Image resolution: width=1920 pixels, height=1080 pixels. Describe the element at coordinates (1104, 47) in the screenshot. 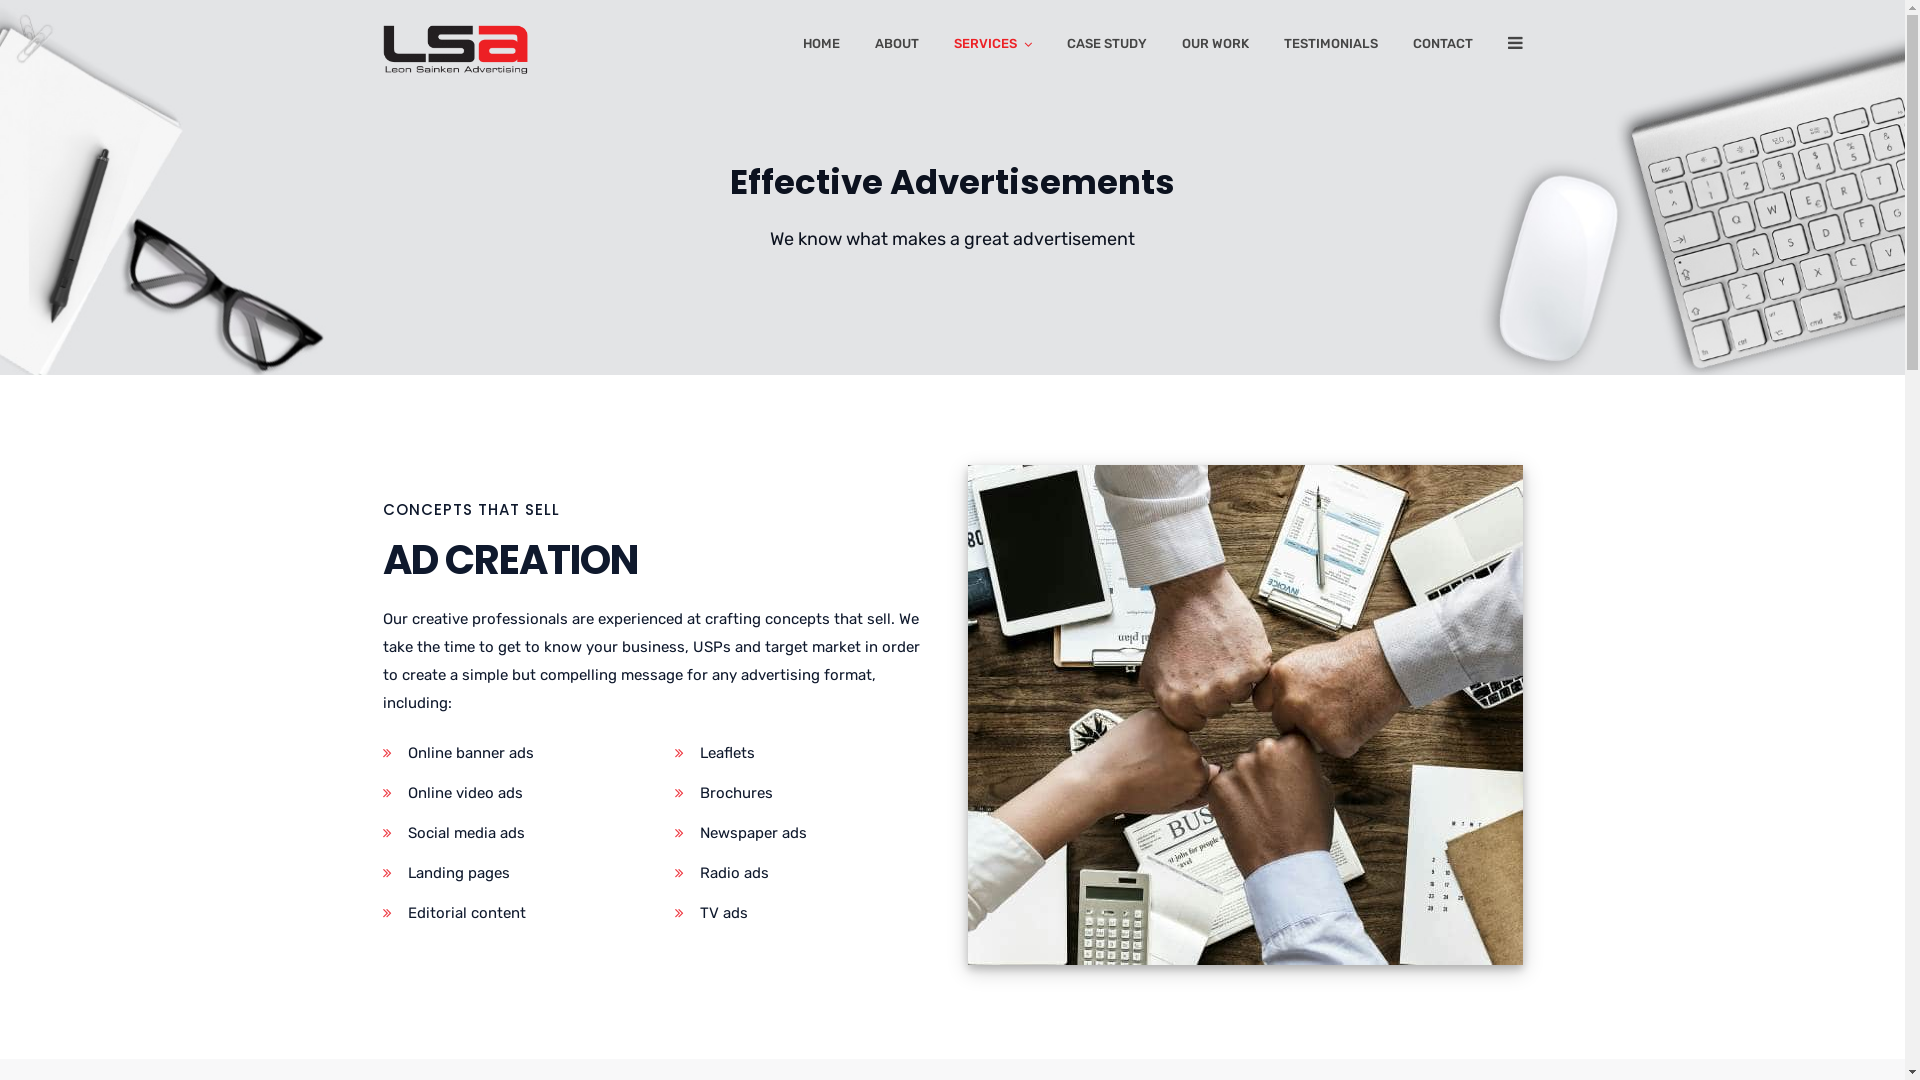

I see `'CASE STUDY'` at that location.